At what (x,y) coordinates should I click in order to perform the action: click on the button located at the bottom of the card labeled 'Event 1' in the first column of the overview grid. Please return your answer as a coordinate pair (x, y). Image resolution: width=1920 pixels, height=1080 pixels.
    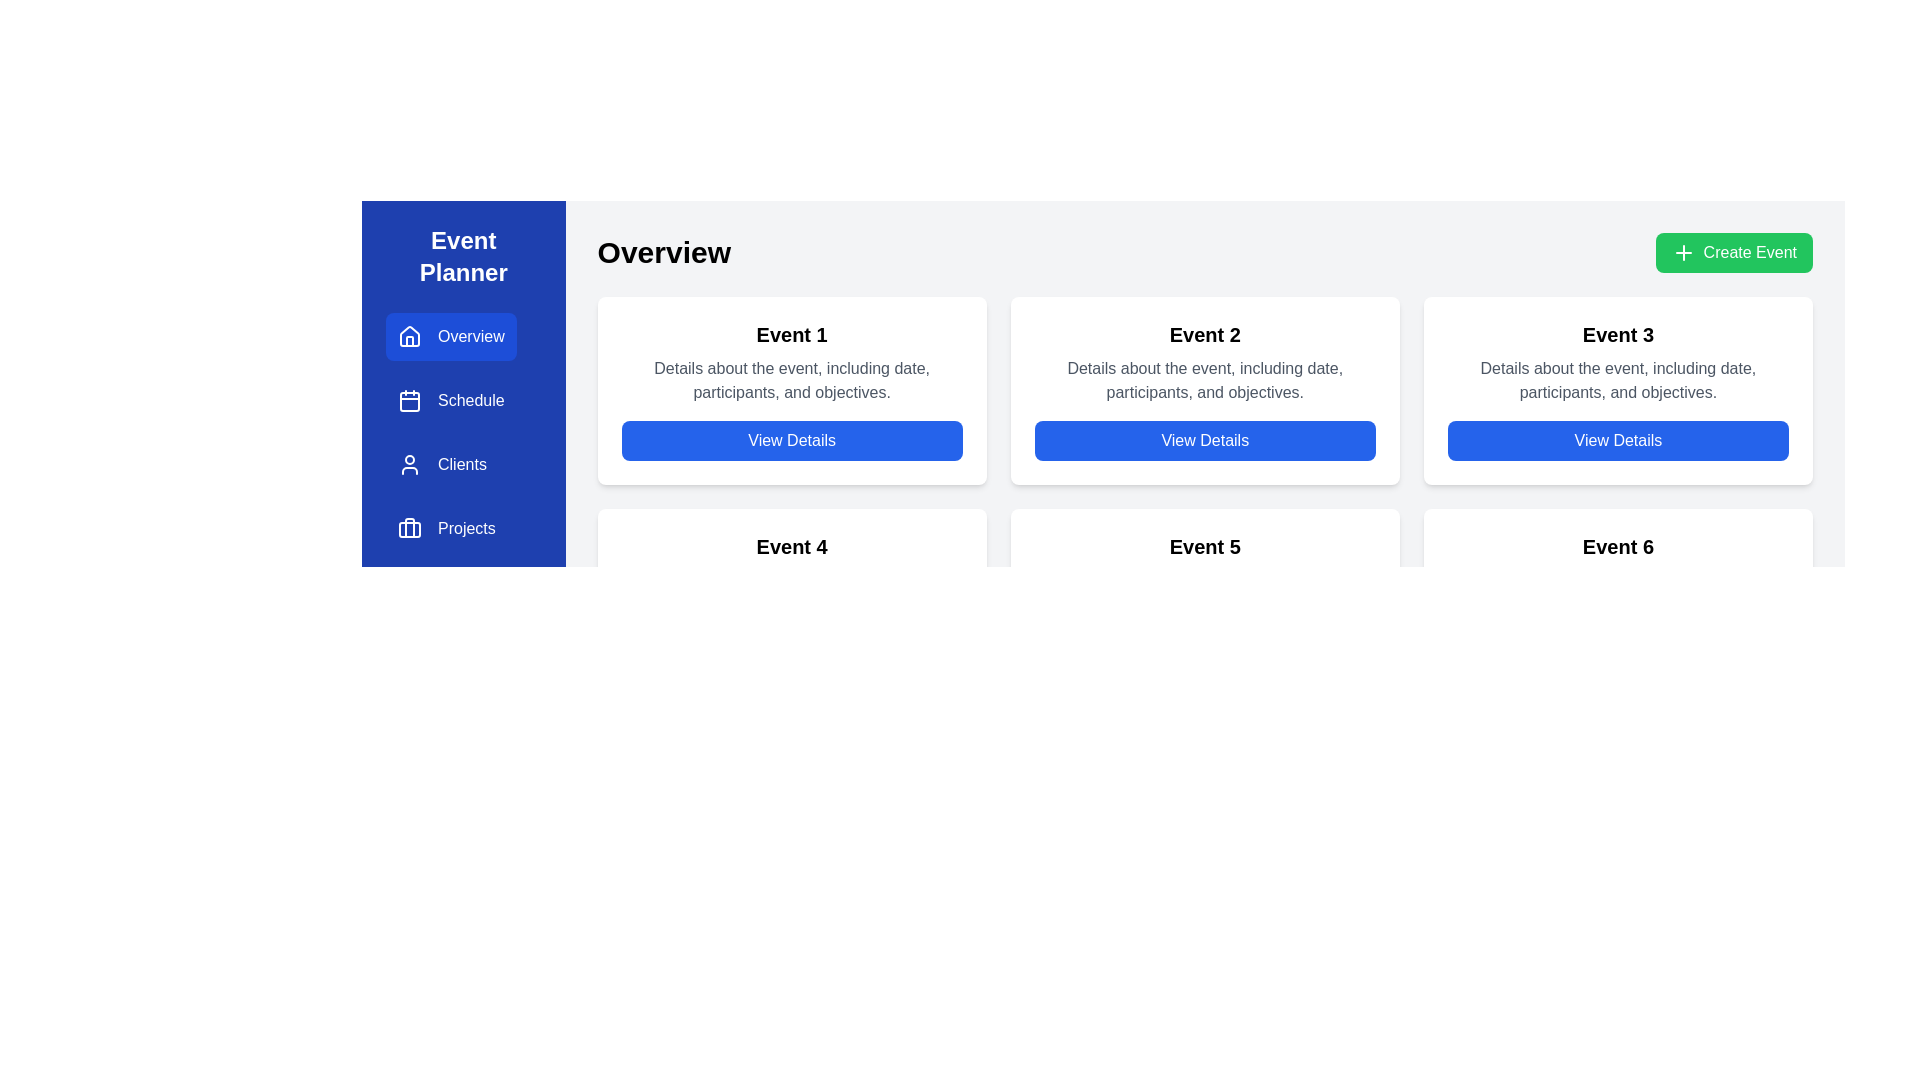
    Looking at the image, I should click on (791, 439).